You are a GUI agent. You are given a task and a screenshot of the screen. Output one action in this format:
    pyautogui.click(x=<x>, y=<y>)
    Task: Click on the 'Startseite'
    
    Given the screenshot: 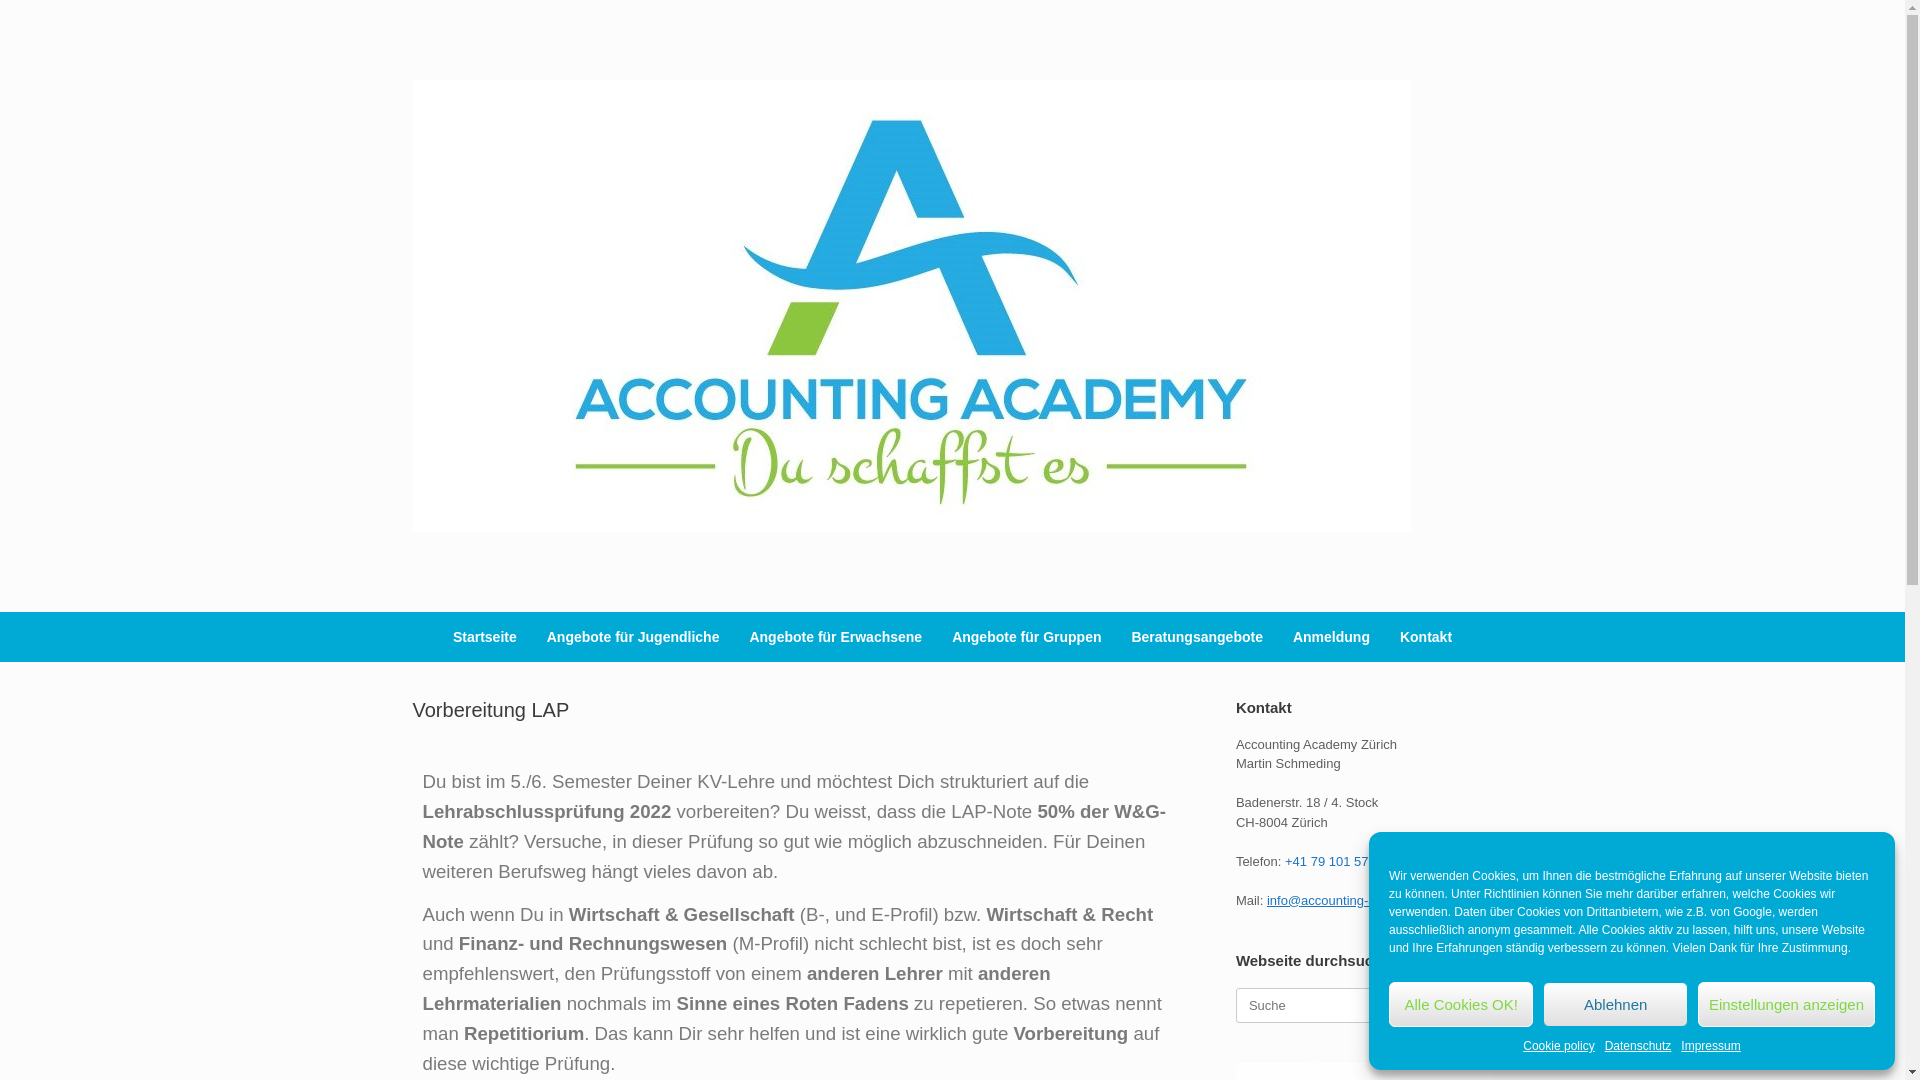 What is the action you would take?
    pyautogui.click(x=484, y=636)
    